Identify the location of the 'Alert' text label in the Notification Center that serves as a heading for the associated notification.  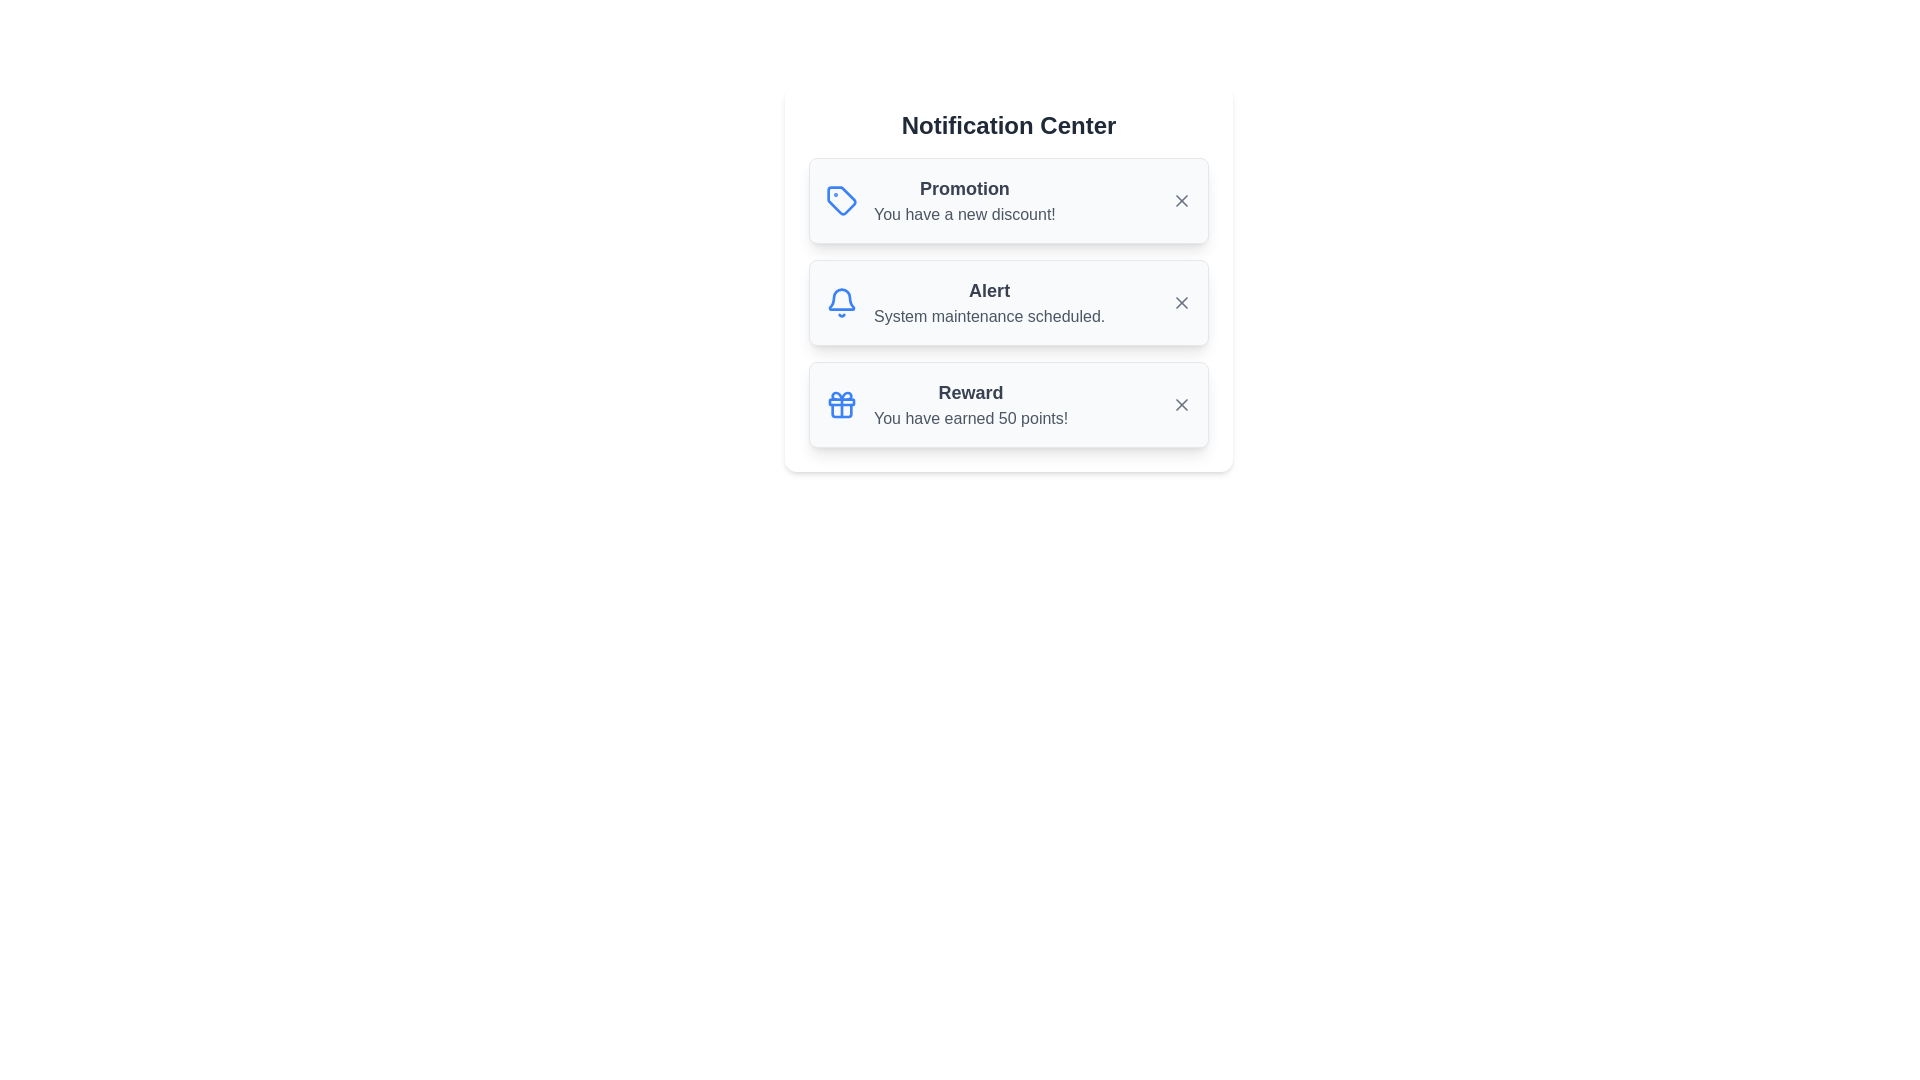
(989, 290).